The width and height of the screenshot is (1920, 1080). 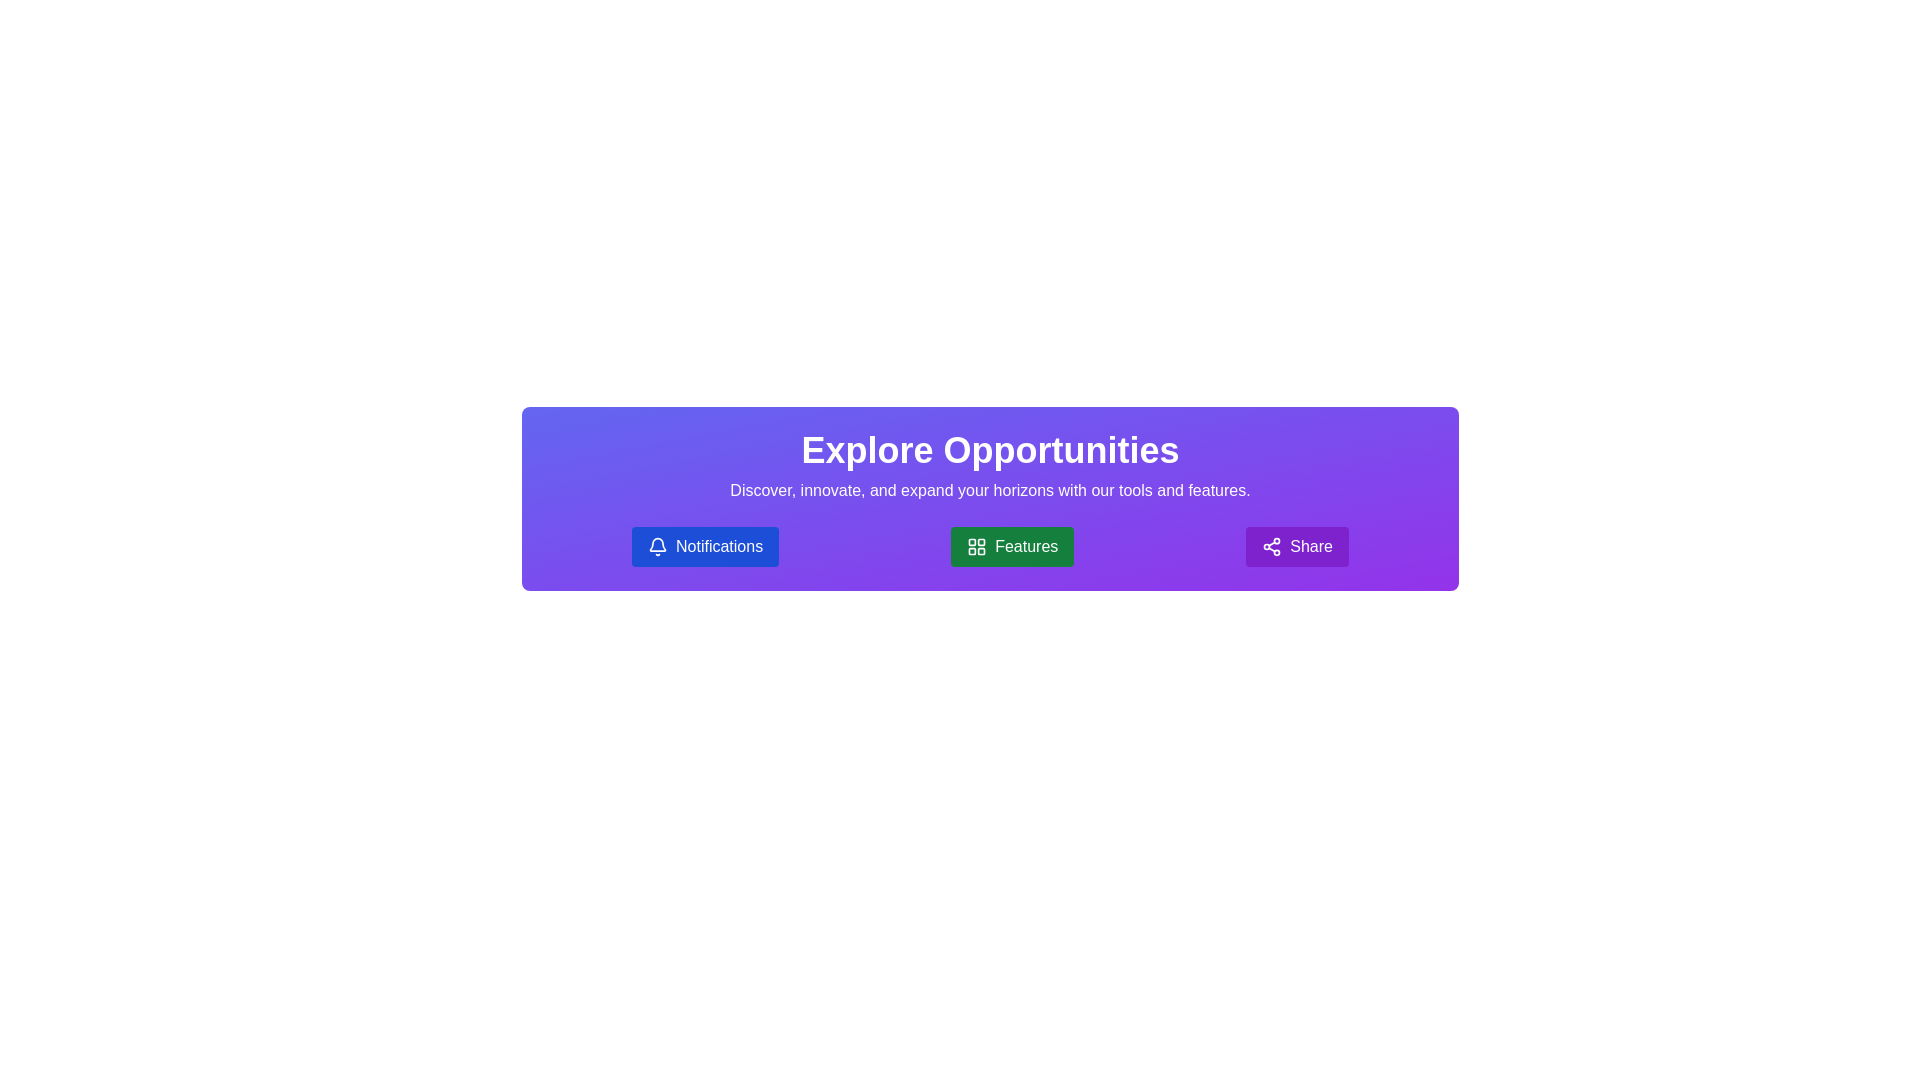 I want to click on the Text block that contains the heading 'Explore Opportunities' and the subheading 'Discover, innovate, and expand your horizons with our tools and features.', so click(x=990, y=466).